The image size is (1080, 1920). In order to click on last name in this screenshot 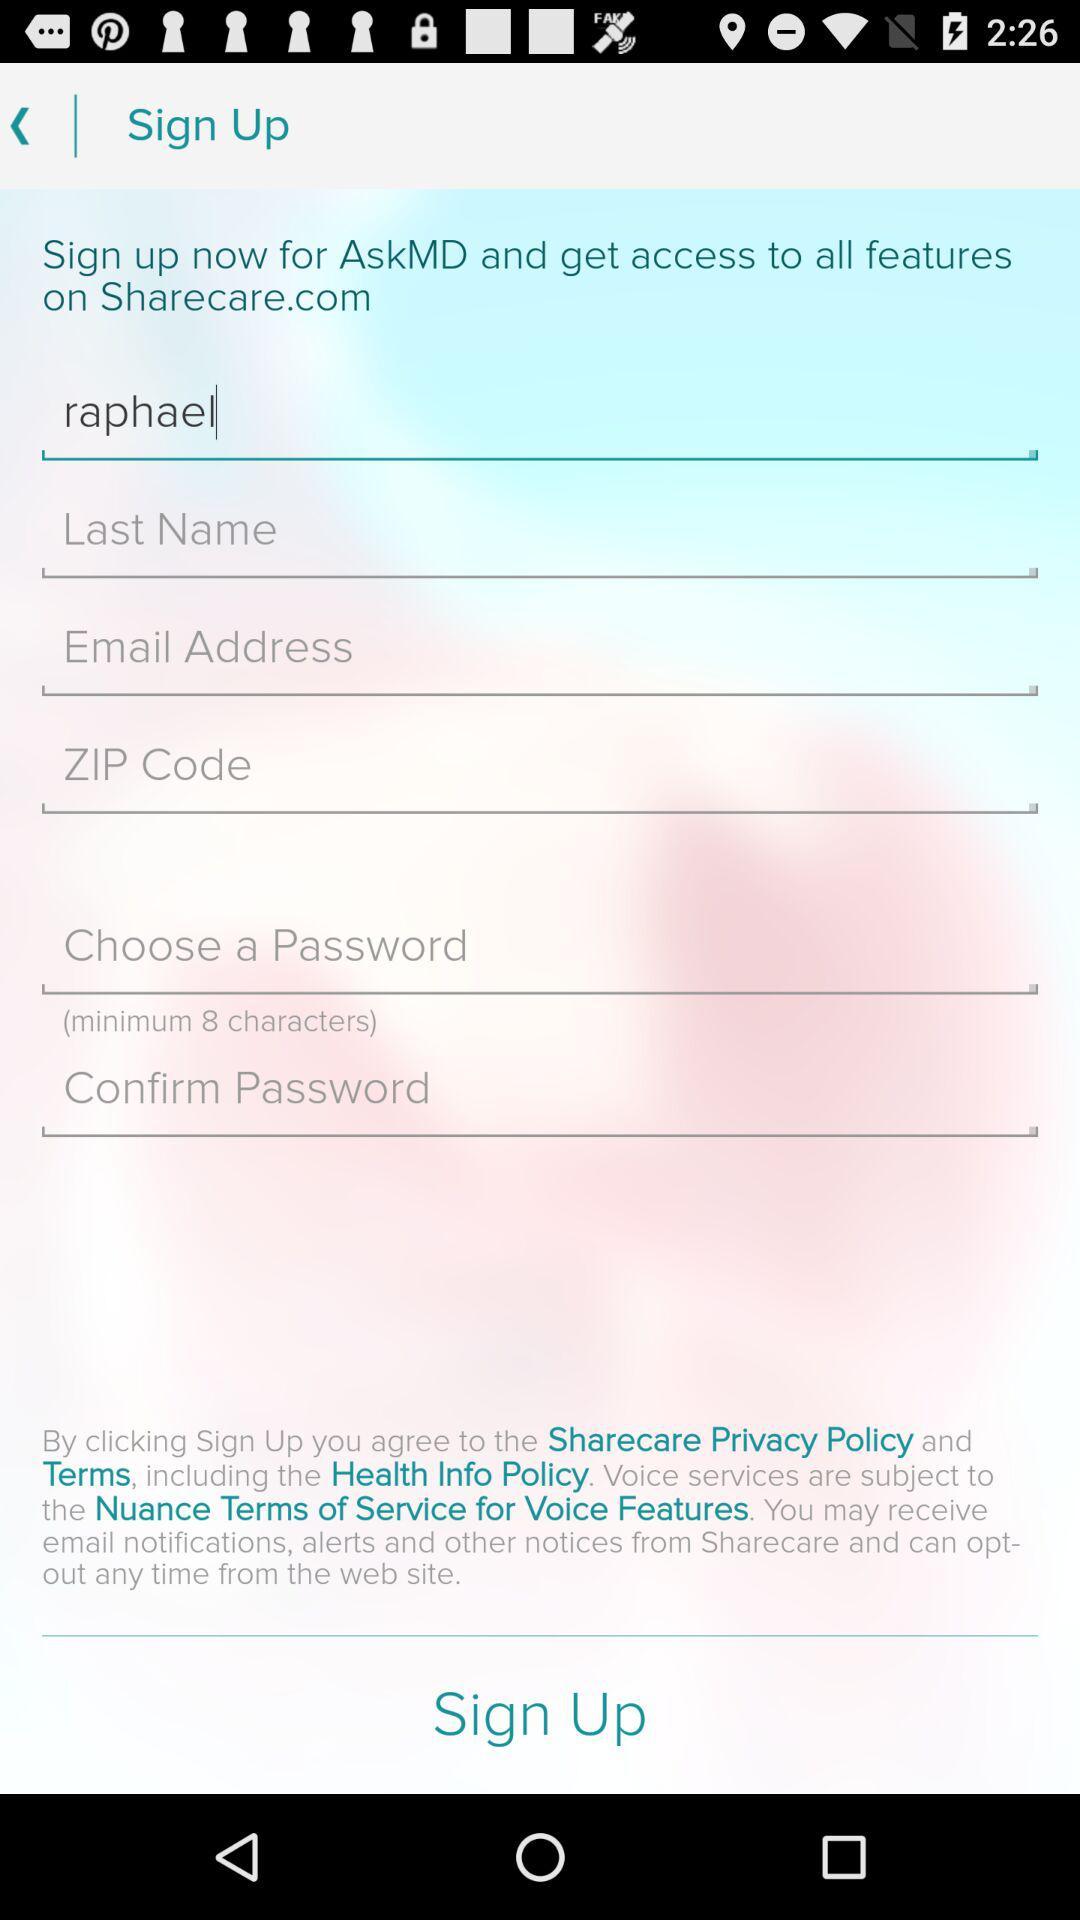, I will do `click(540, 529)`.